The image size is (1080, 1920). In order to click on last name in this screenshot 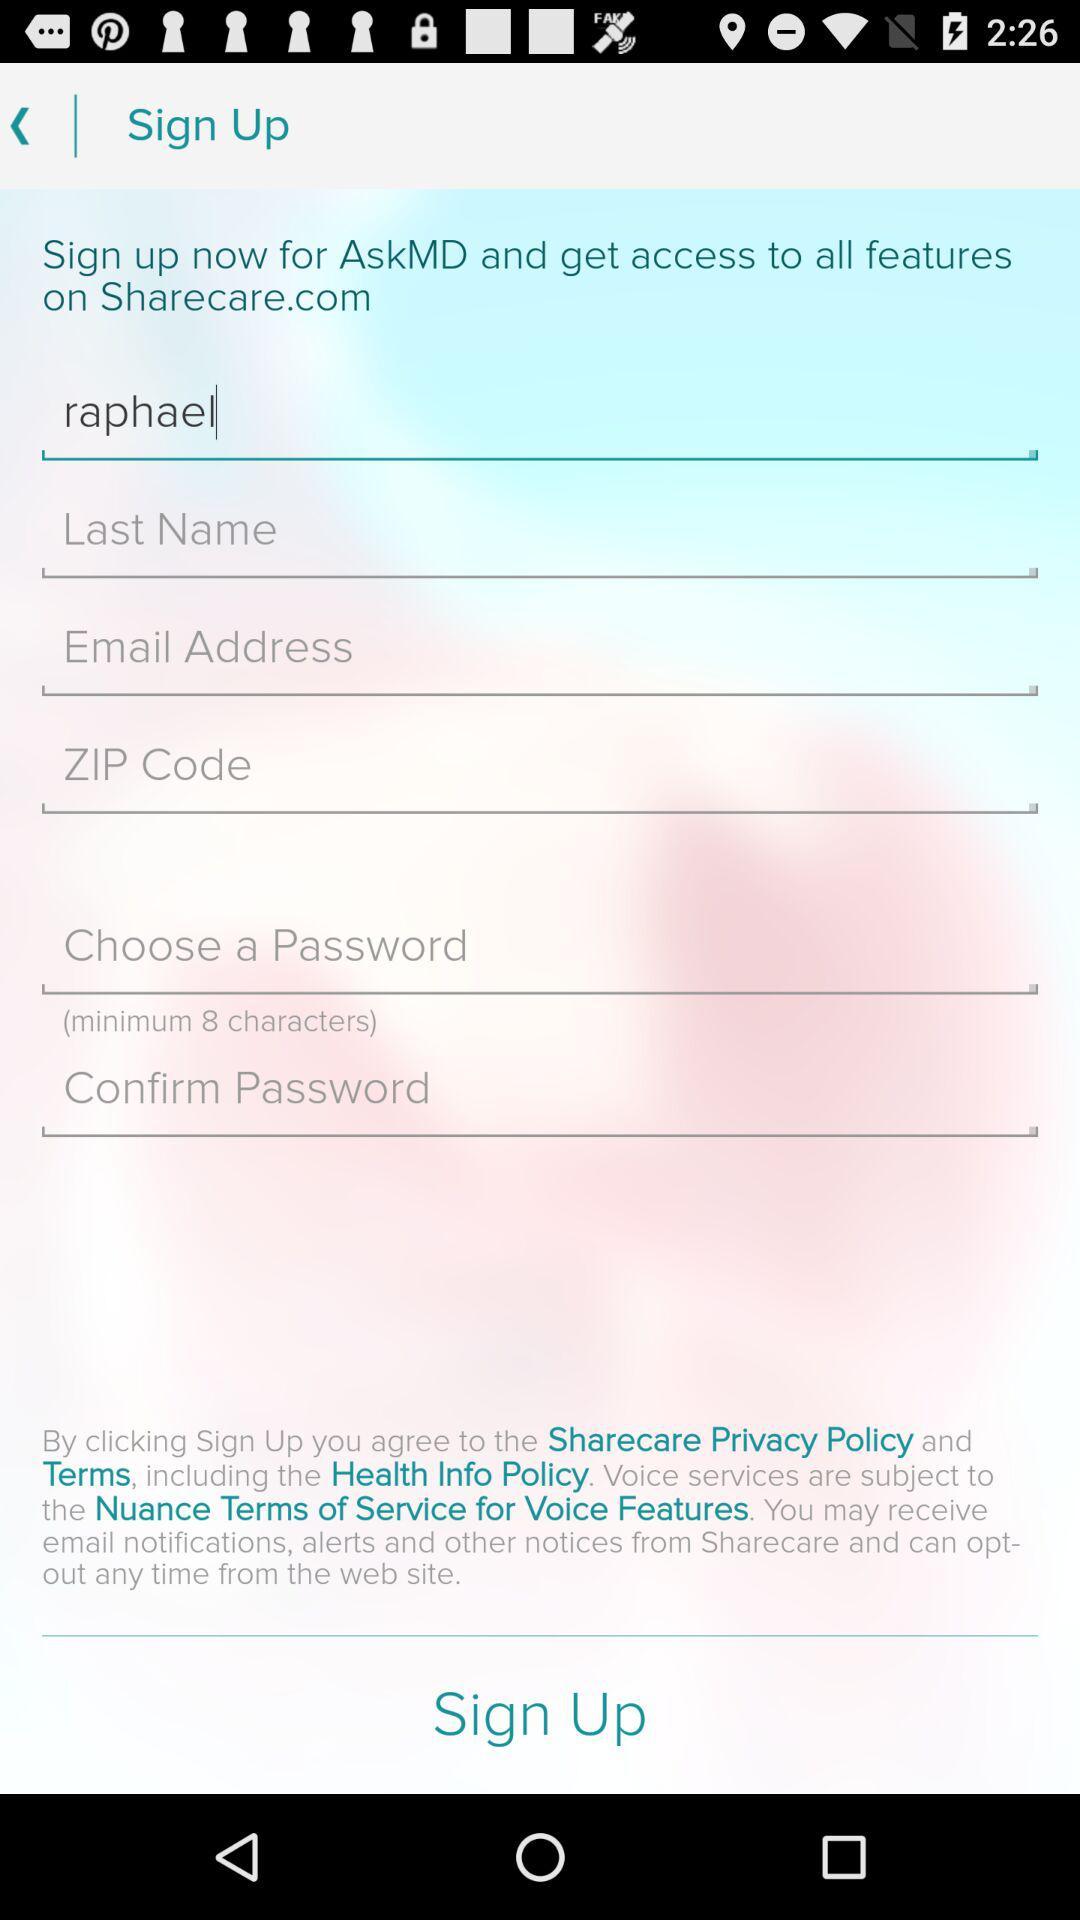, I will do `click(540, 529)`.